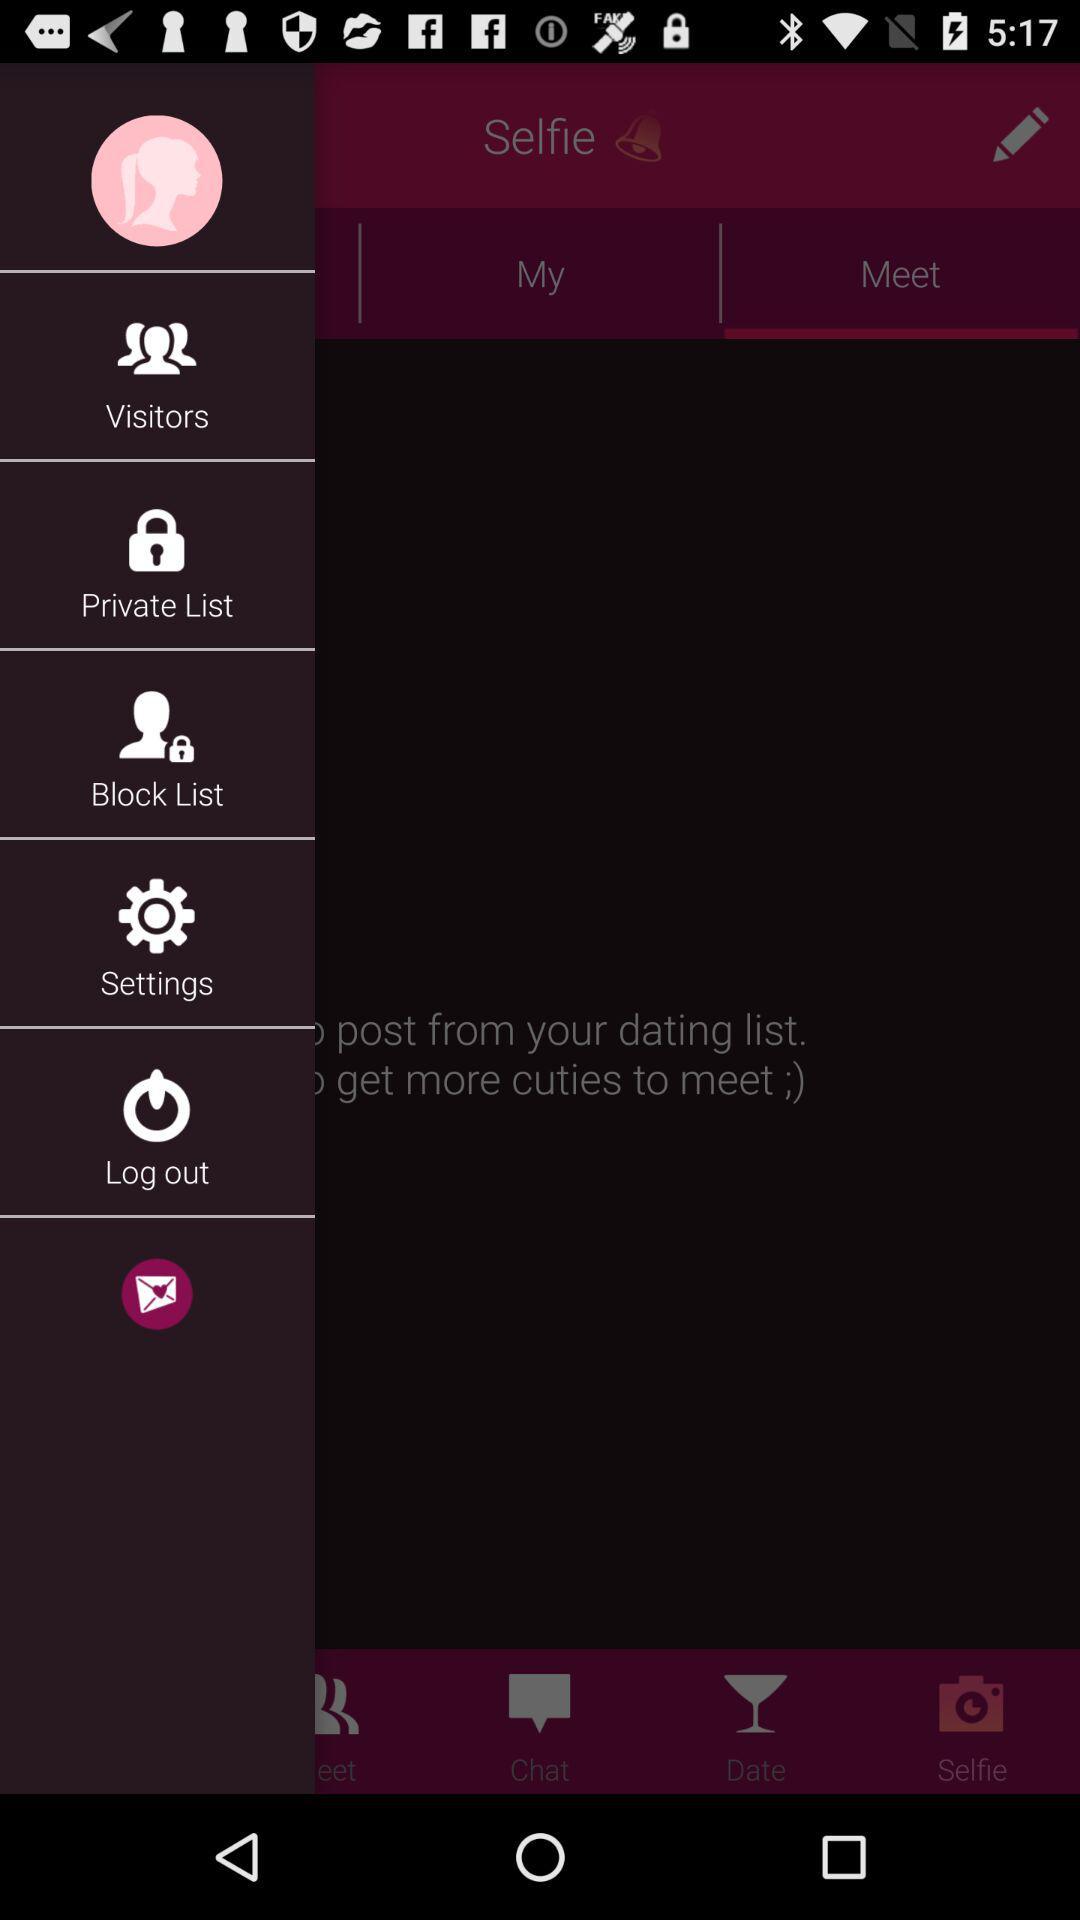  What do you see at coordinates (646, 143) in the screenshot?
I see `the notifications icon` at bounding box center [646, 143].